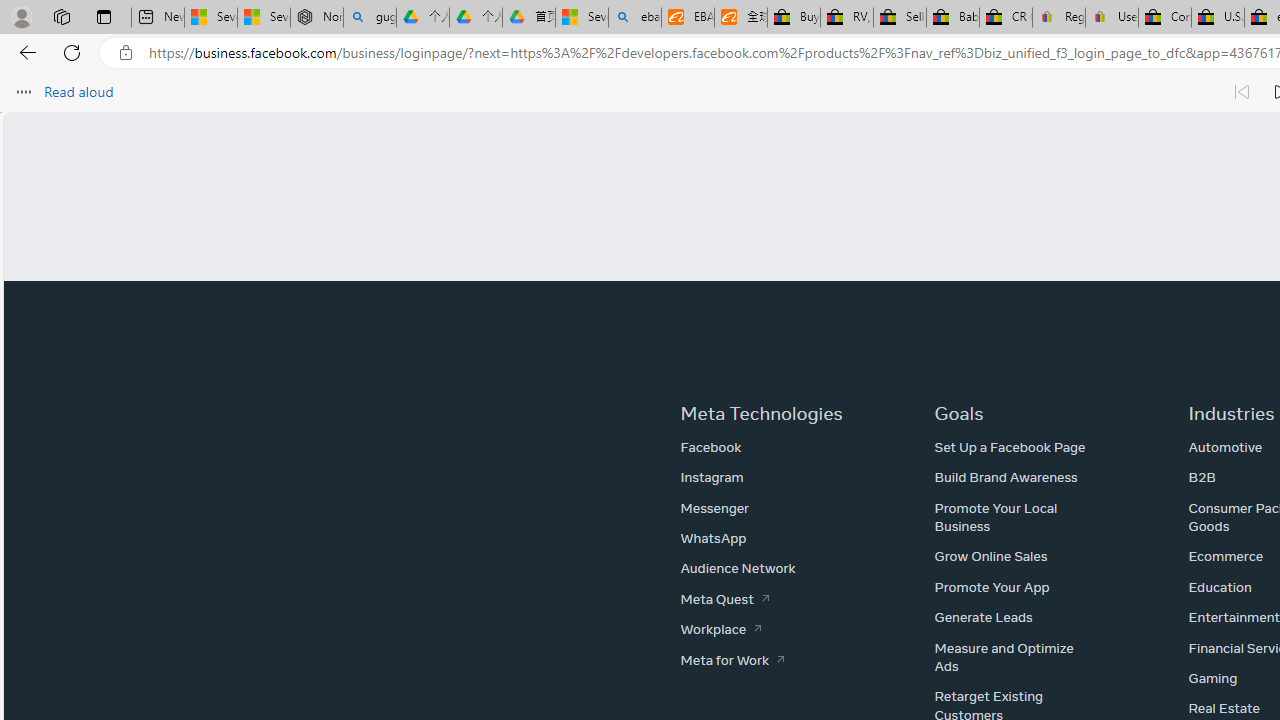  What do you see at coordinates (711, 446) in the screenshot?
I see `'Facebook'` at bounding box center [711, 446].